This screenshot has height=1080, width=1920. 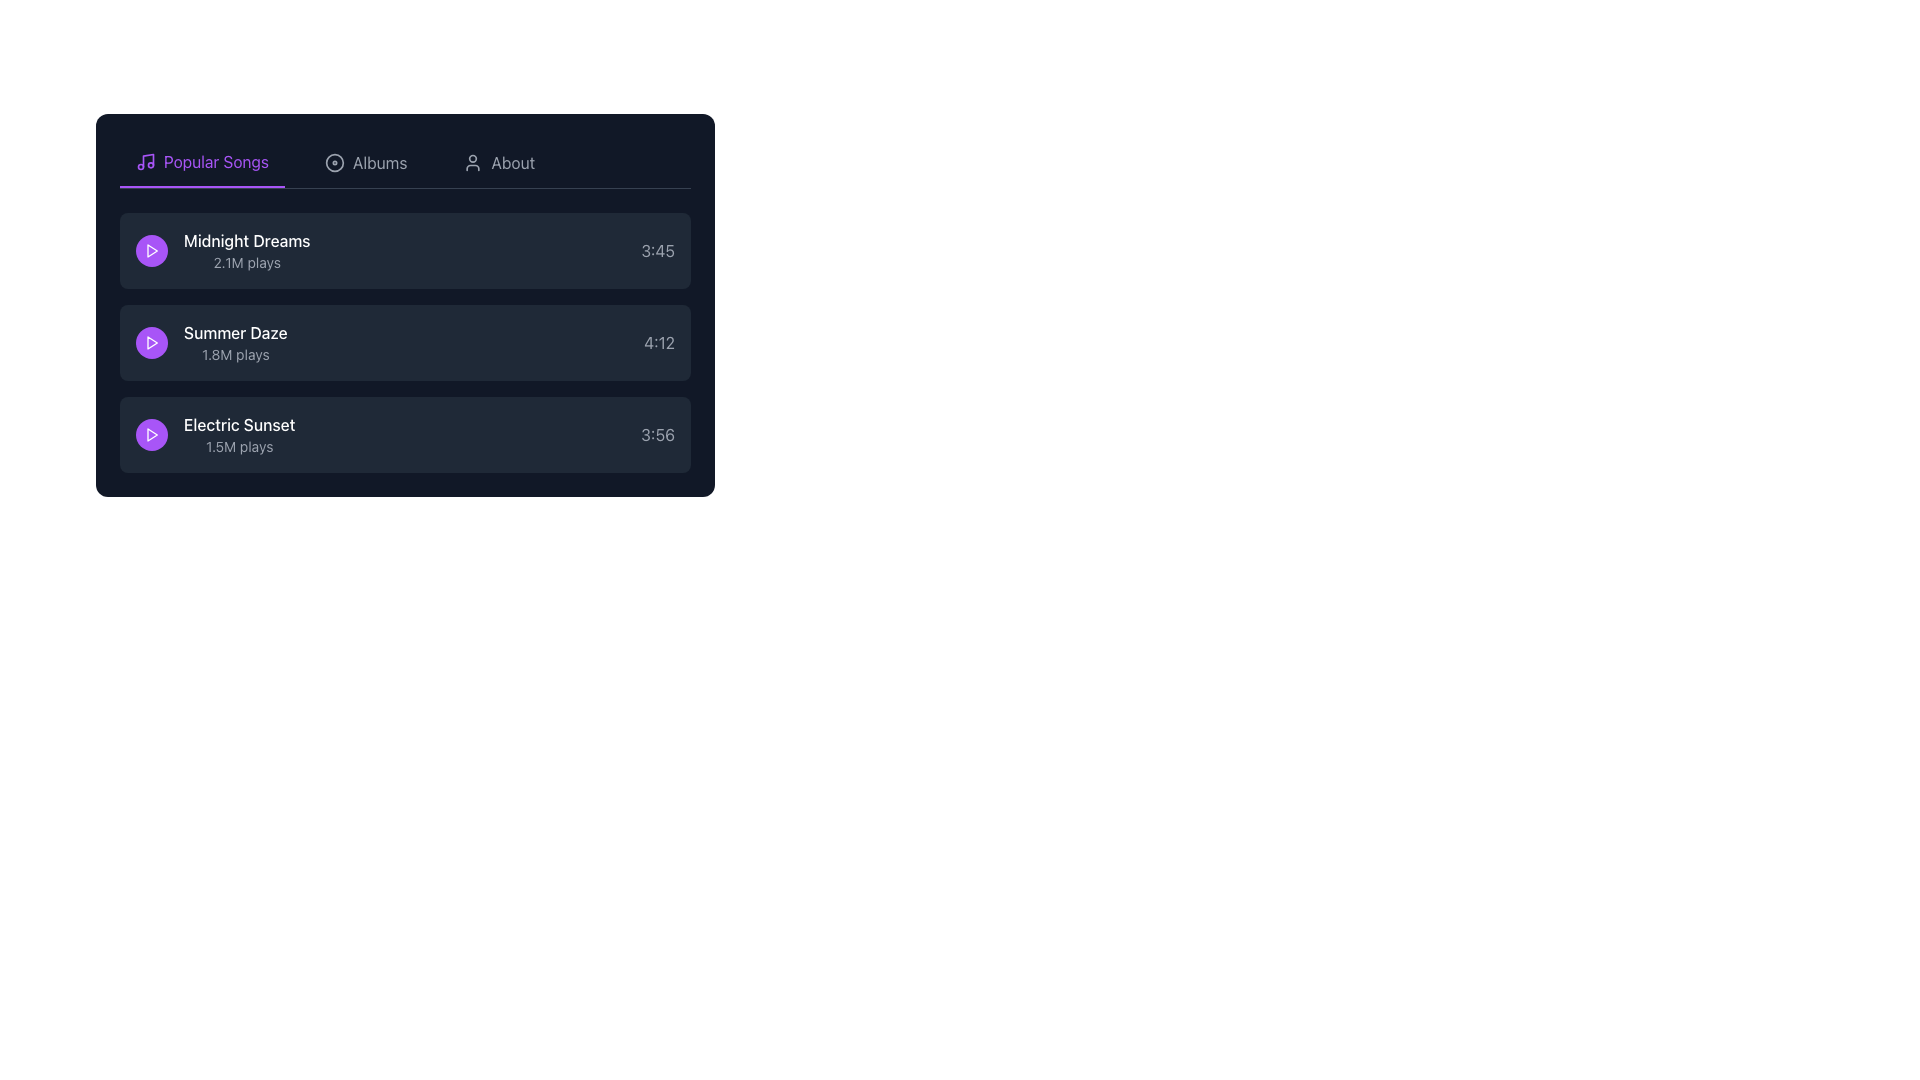 What do you see at coordinates (151, 249) in the screenshot?
I see `the button located at the leftmost side of the 'Midnight Dreams' song row to initiate playback of the song` at bounding box center [151, 249].